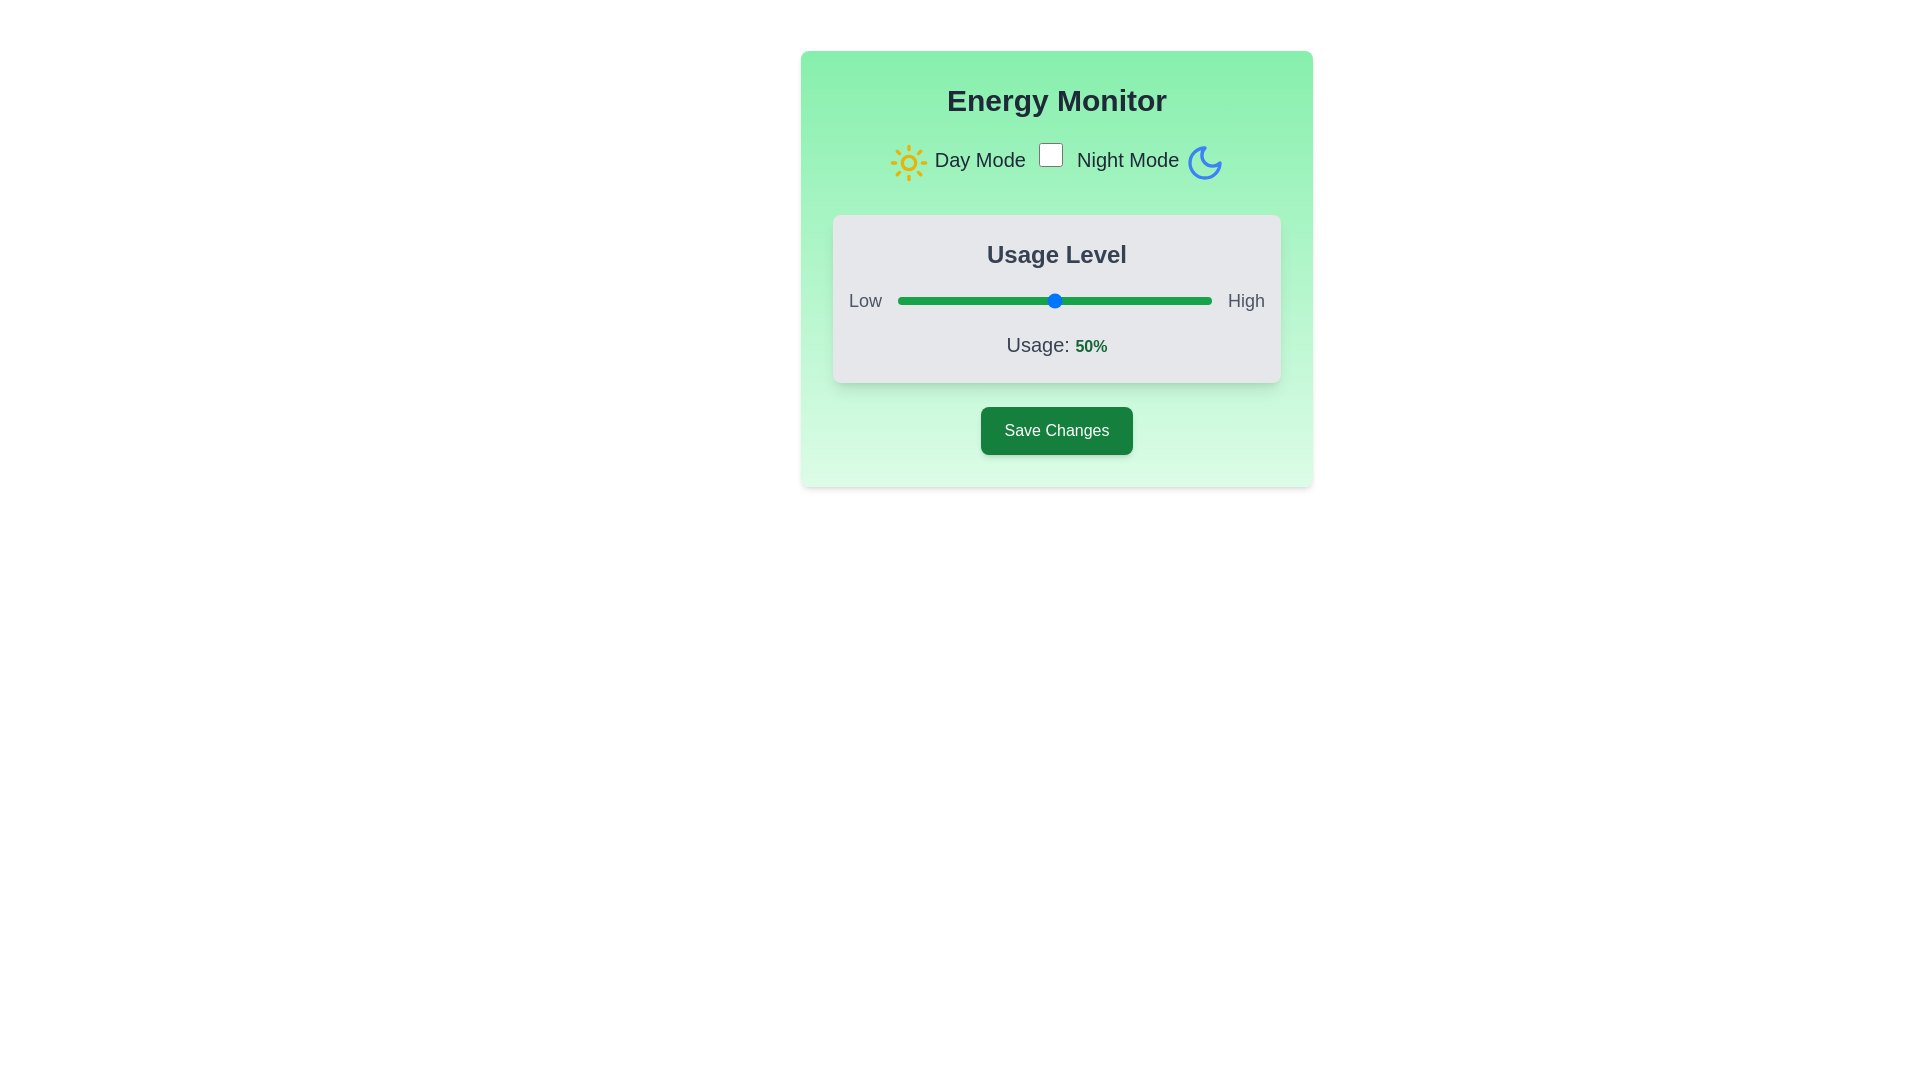  Describe the element at coordinates (1023, 300) in the screenshot. I see `the slider` at that location.